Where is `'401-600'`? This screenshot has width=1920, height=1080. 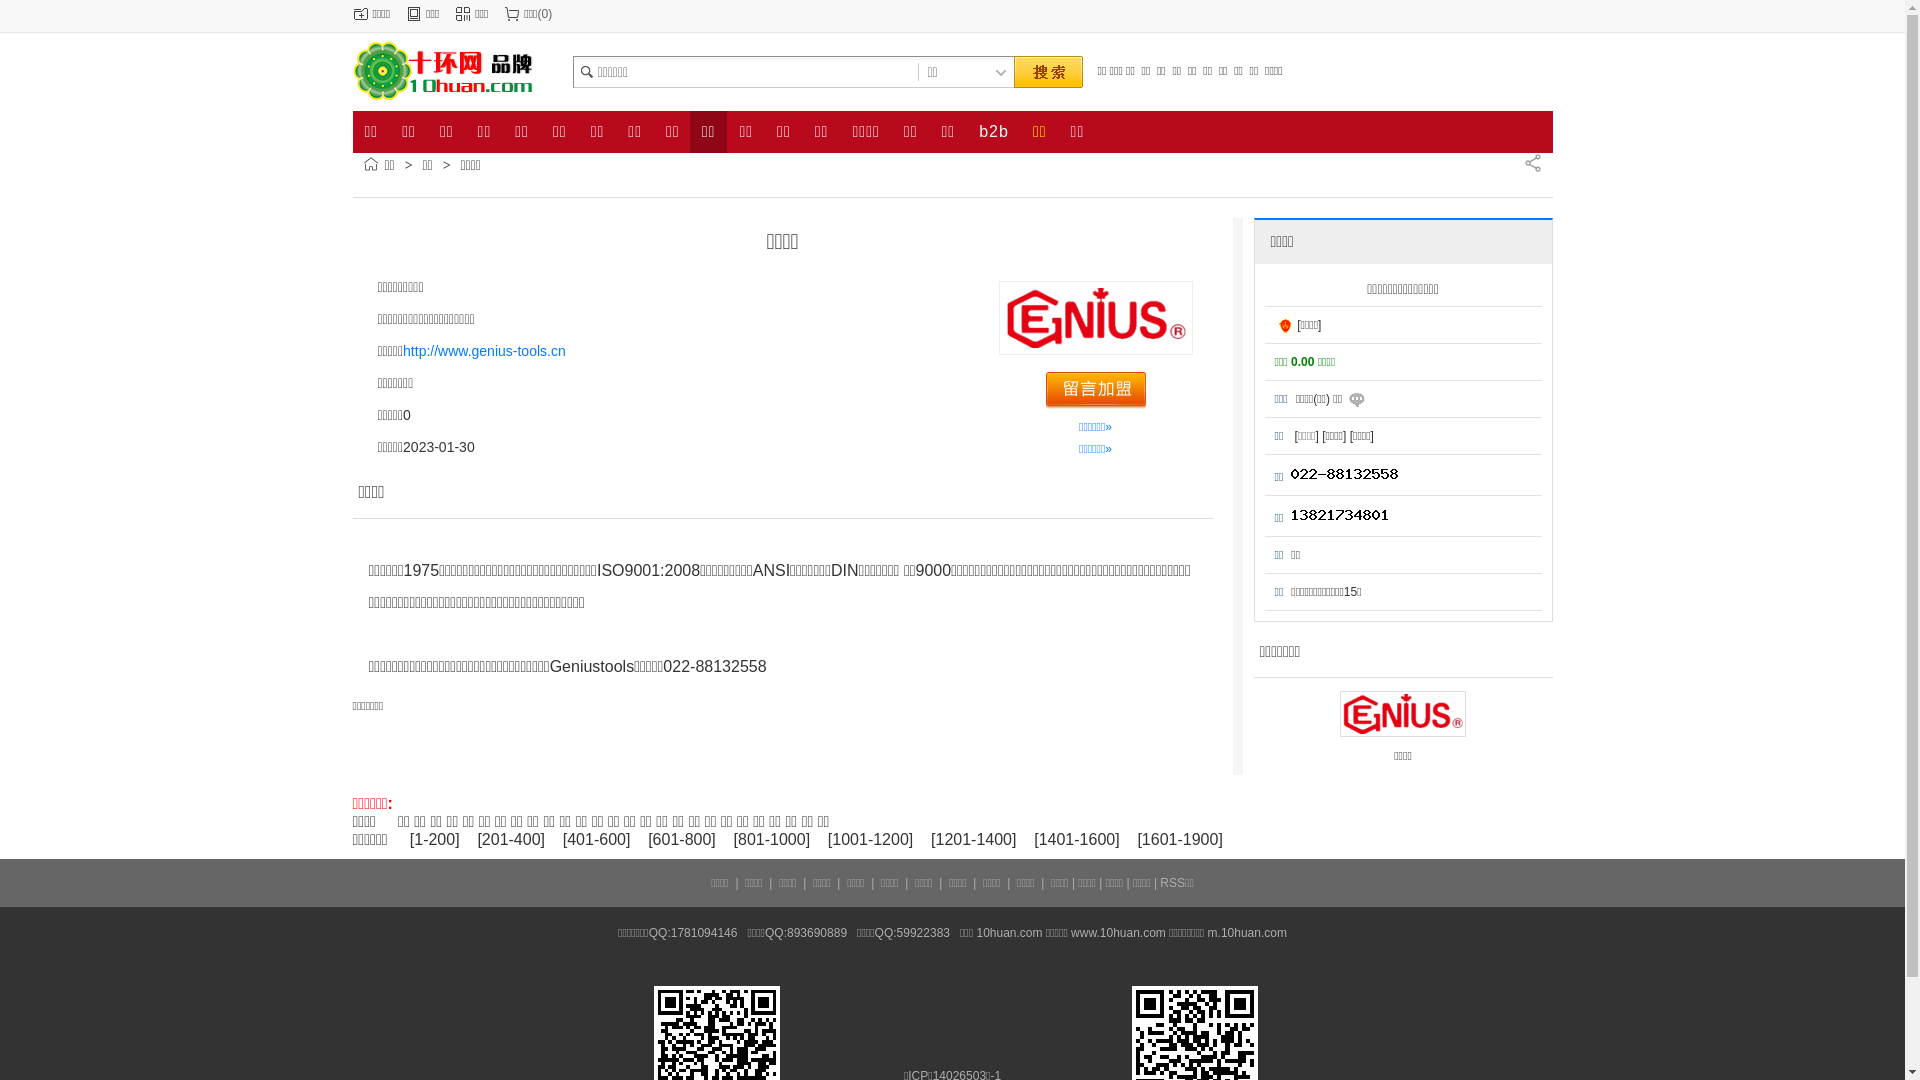 '401-600' is located at coordinates (595, 839).